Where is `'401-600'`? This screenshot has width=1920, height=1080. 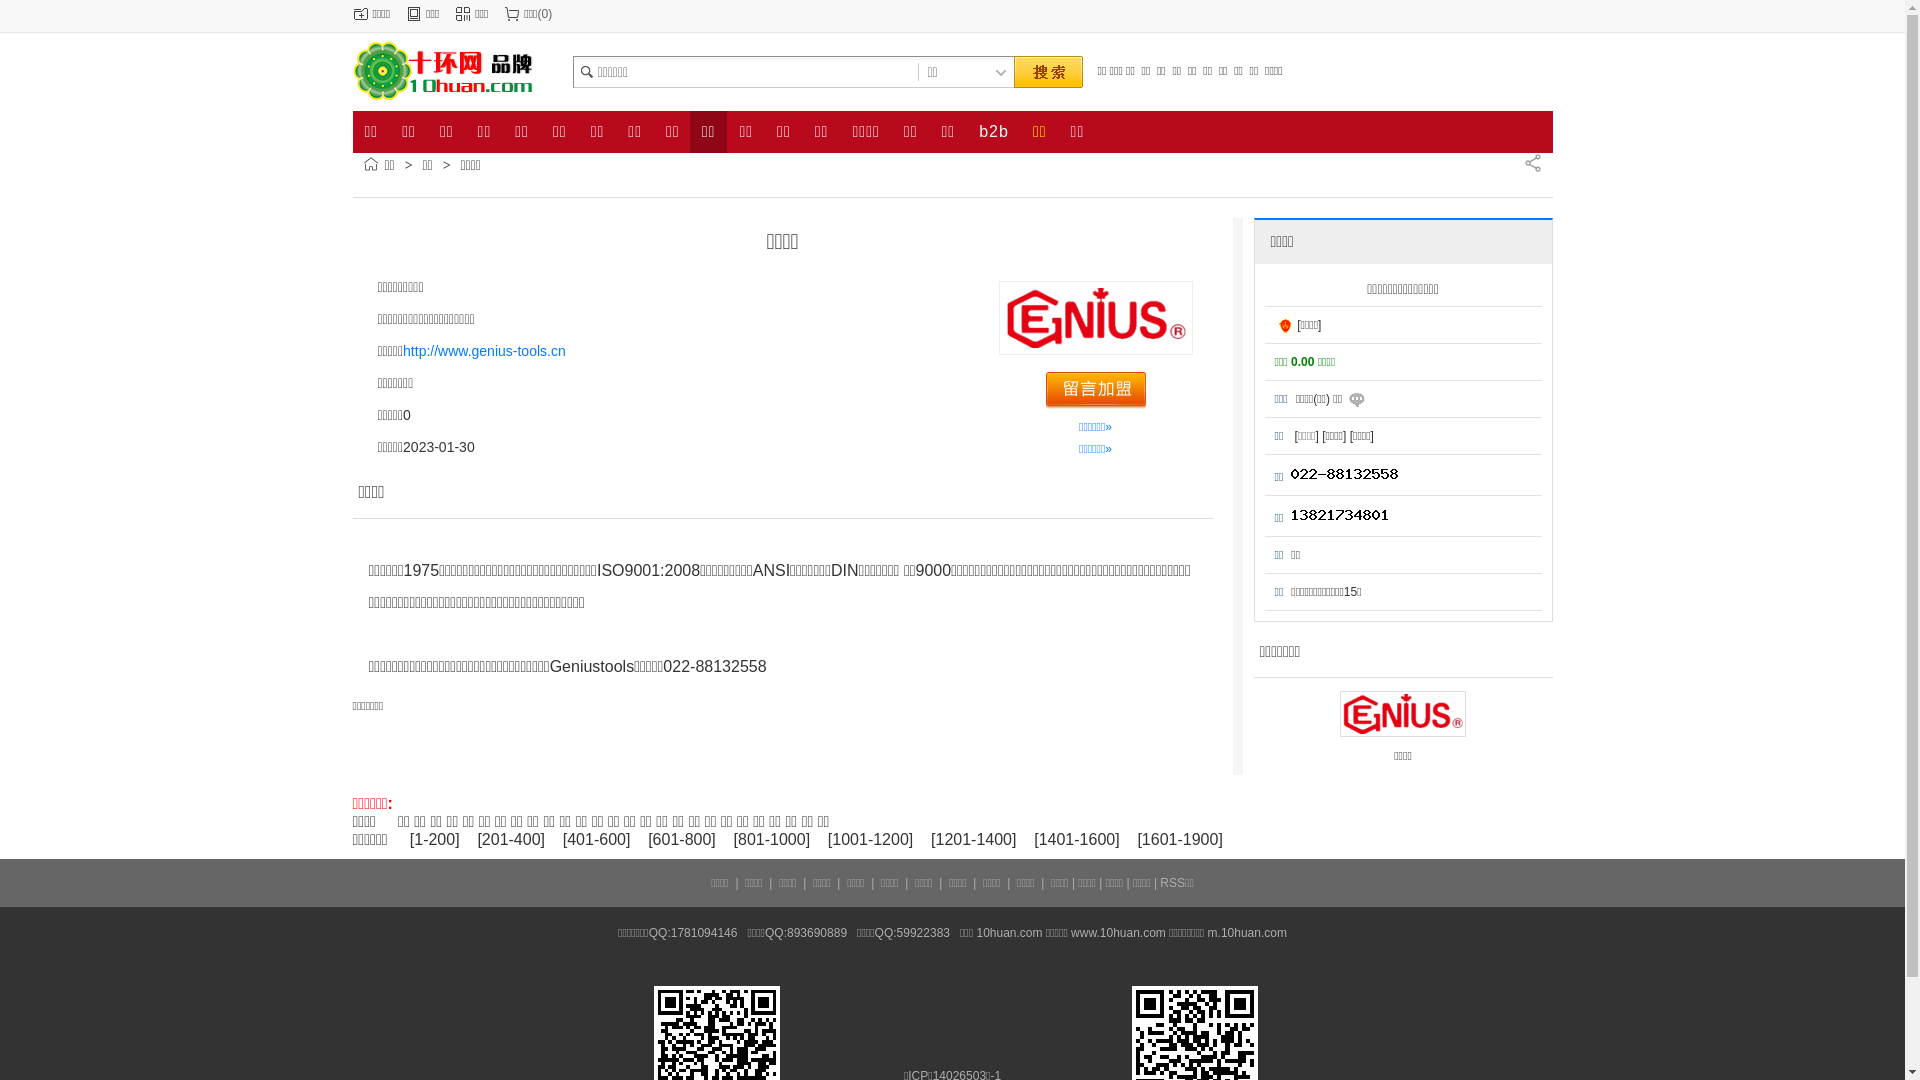 '401-600' is located at coordinates (595, 839).